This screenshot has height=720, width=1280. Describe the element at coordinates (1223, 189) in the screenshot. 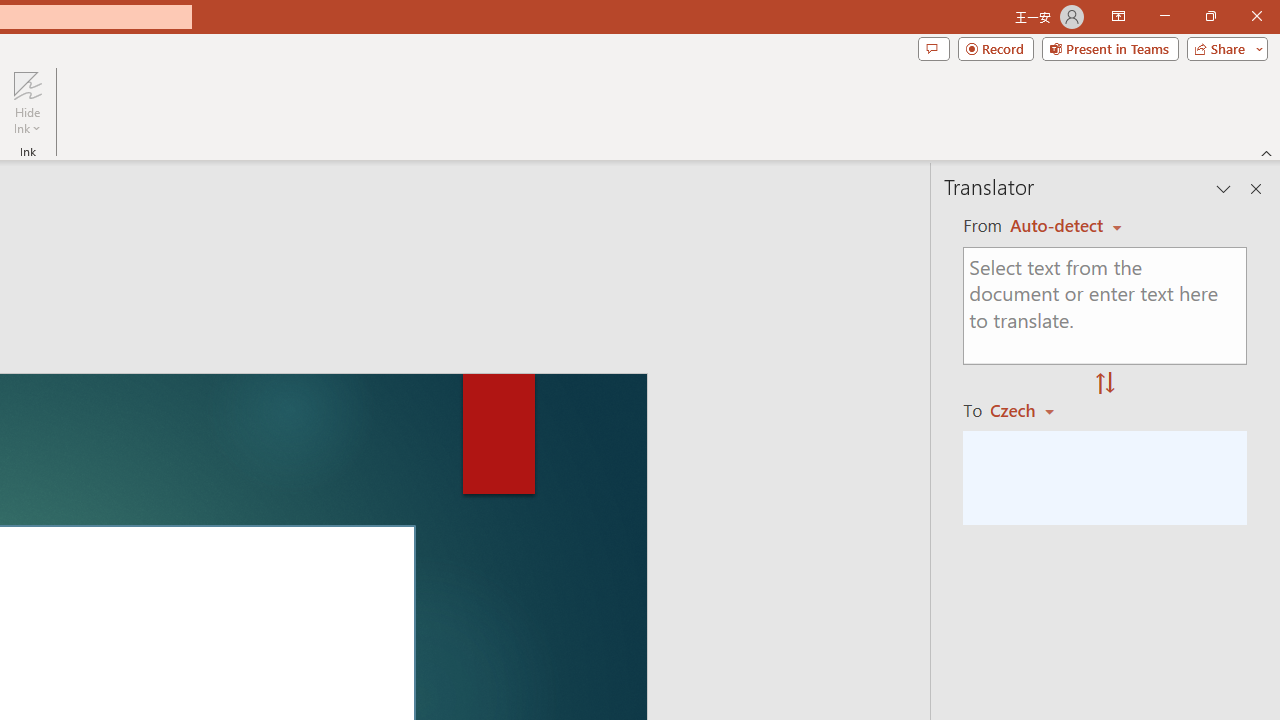

I see `'Task Pane Options'` at that location.